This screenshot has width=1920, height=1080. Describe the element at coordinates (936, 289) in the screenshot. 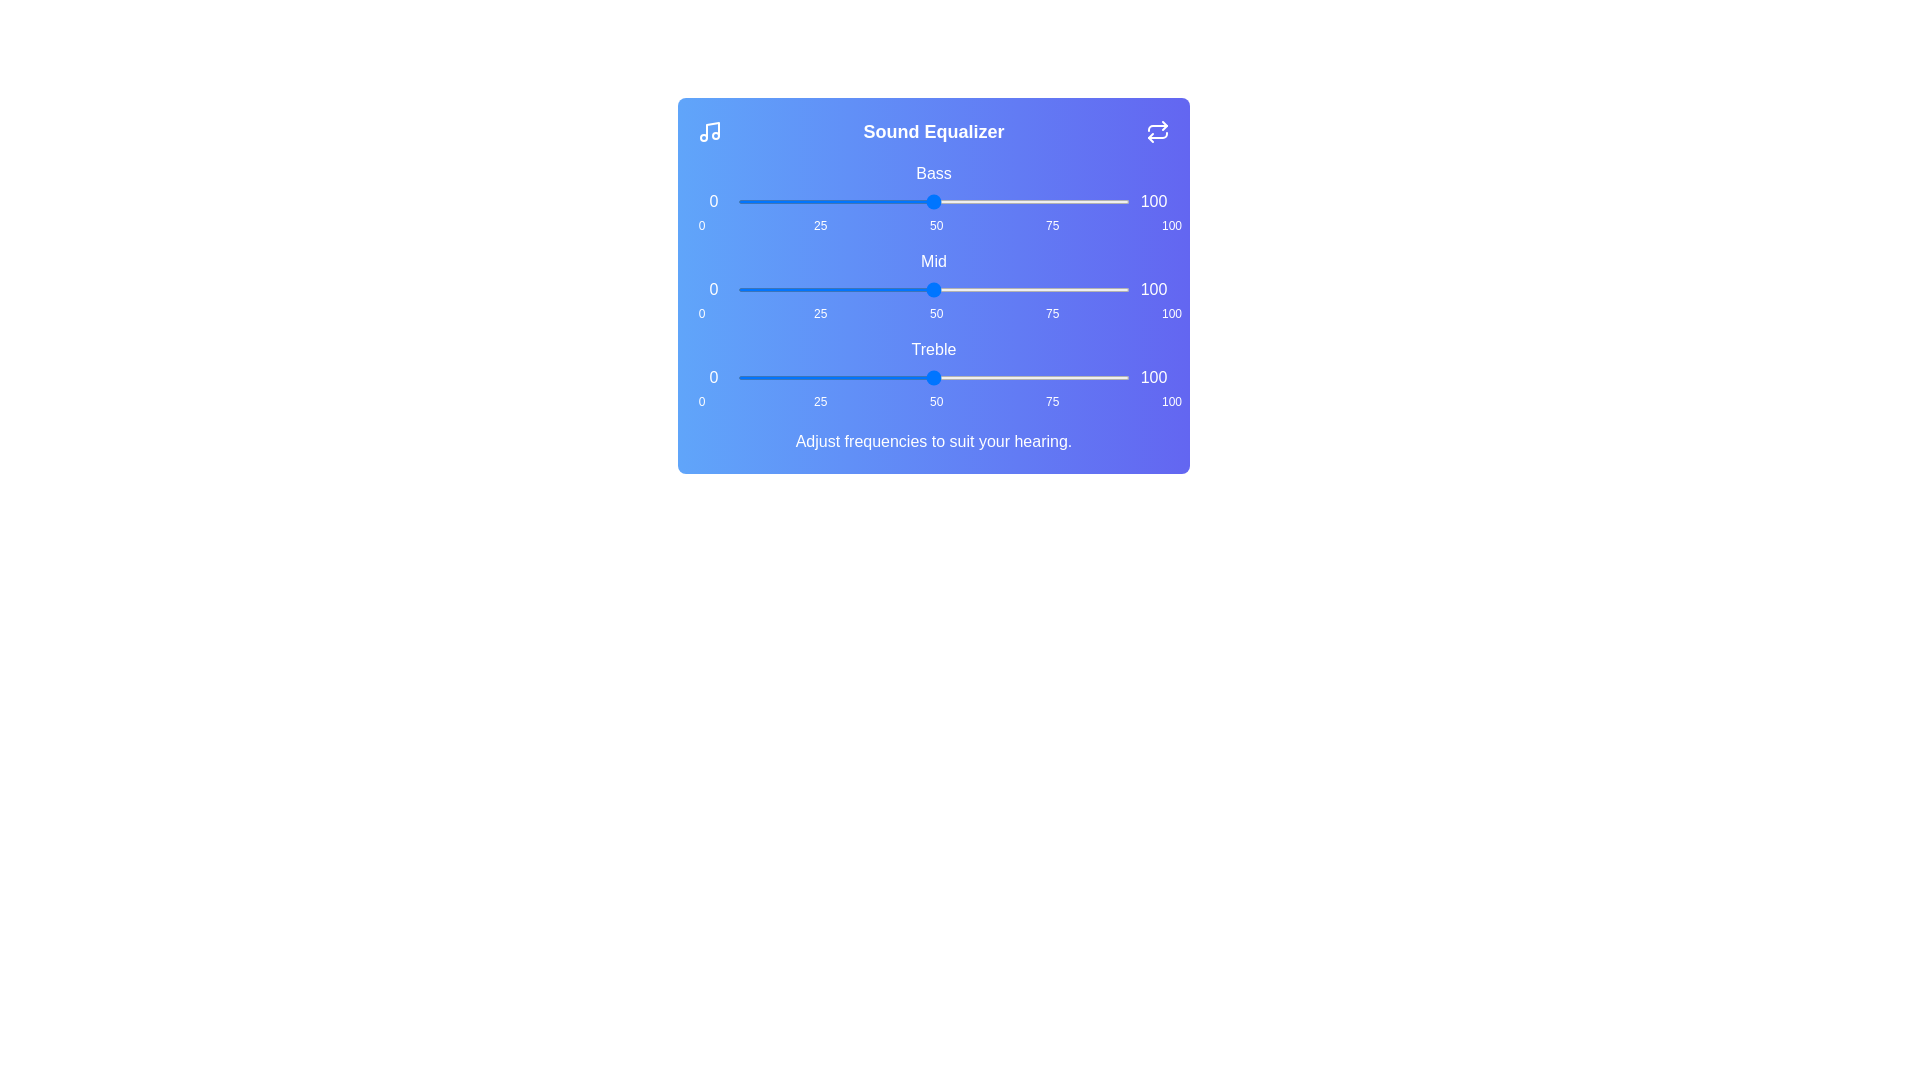

I see `the 'mid' slider to 51` at that location.